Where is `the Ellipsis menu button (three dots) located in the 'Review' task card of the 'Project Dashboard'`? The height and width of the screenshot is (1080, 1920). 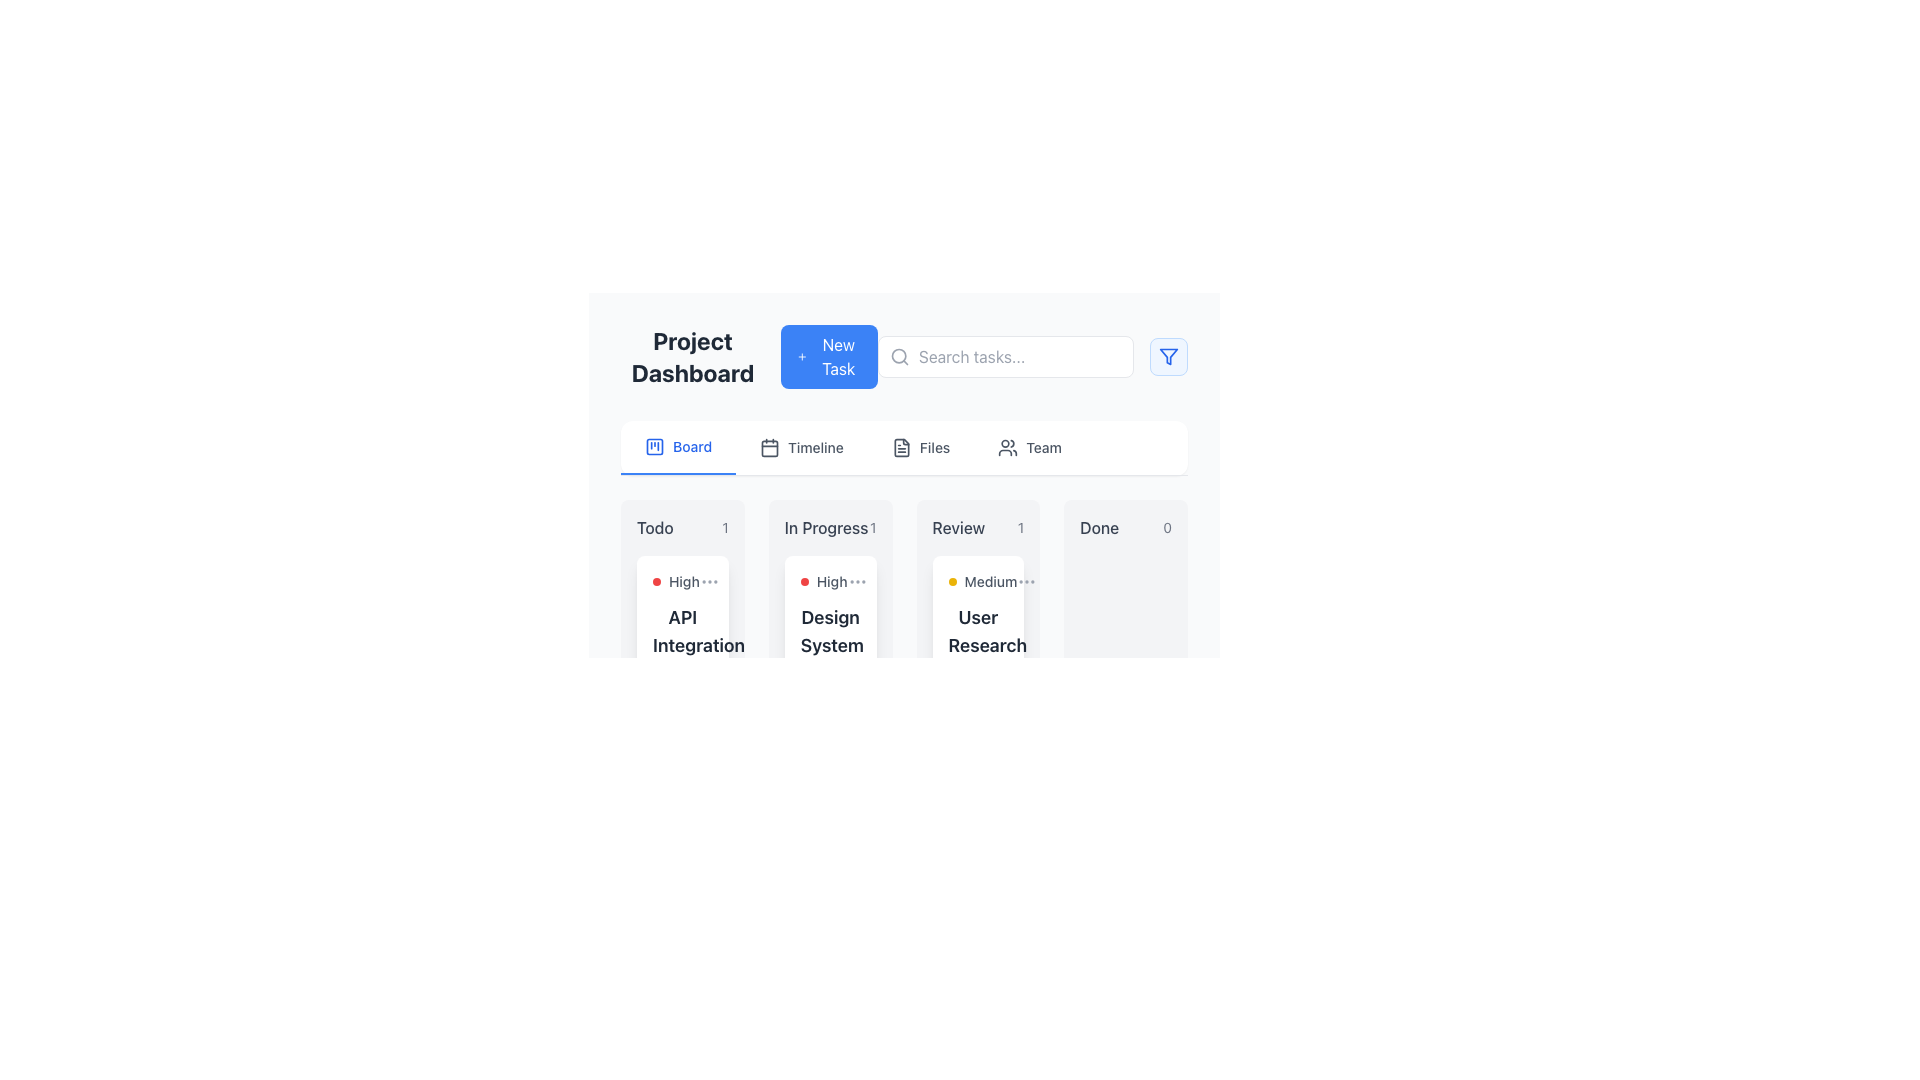 the Ellipsis menu button (three dots) located in the 'Review' task card of the 'Project Dashboard' is located at coordinates (1027, 582).